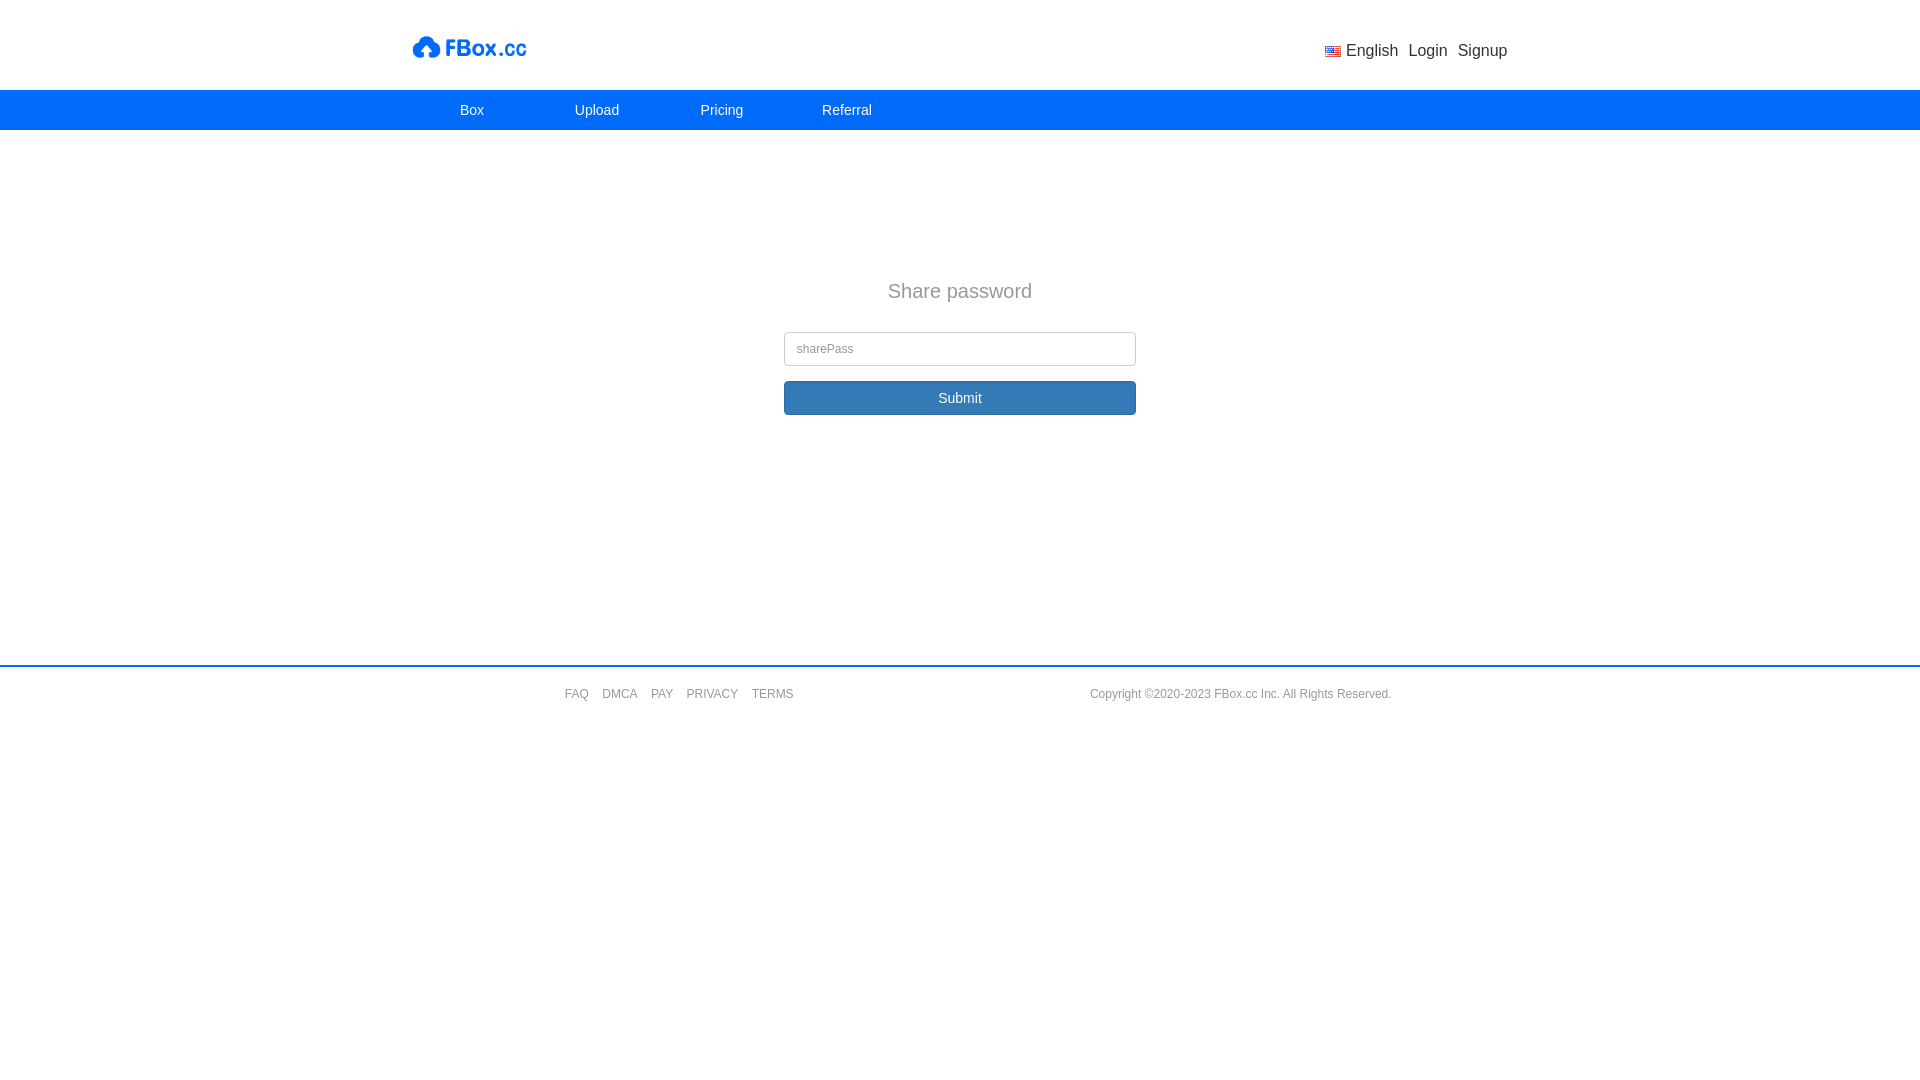 Image resolution: width=1920 pixels, height=1080 pixels. Describe the element at coordinates (618, 693) in the screenshot. I see `'DMCA'` at that location.